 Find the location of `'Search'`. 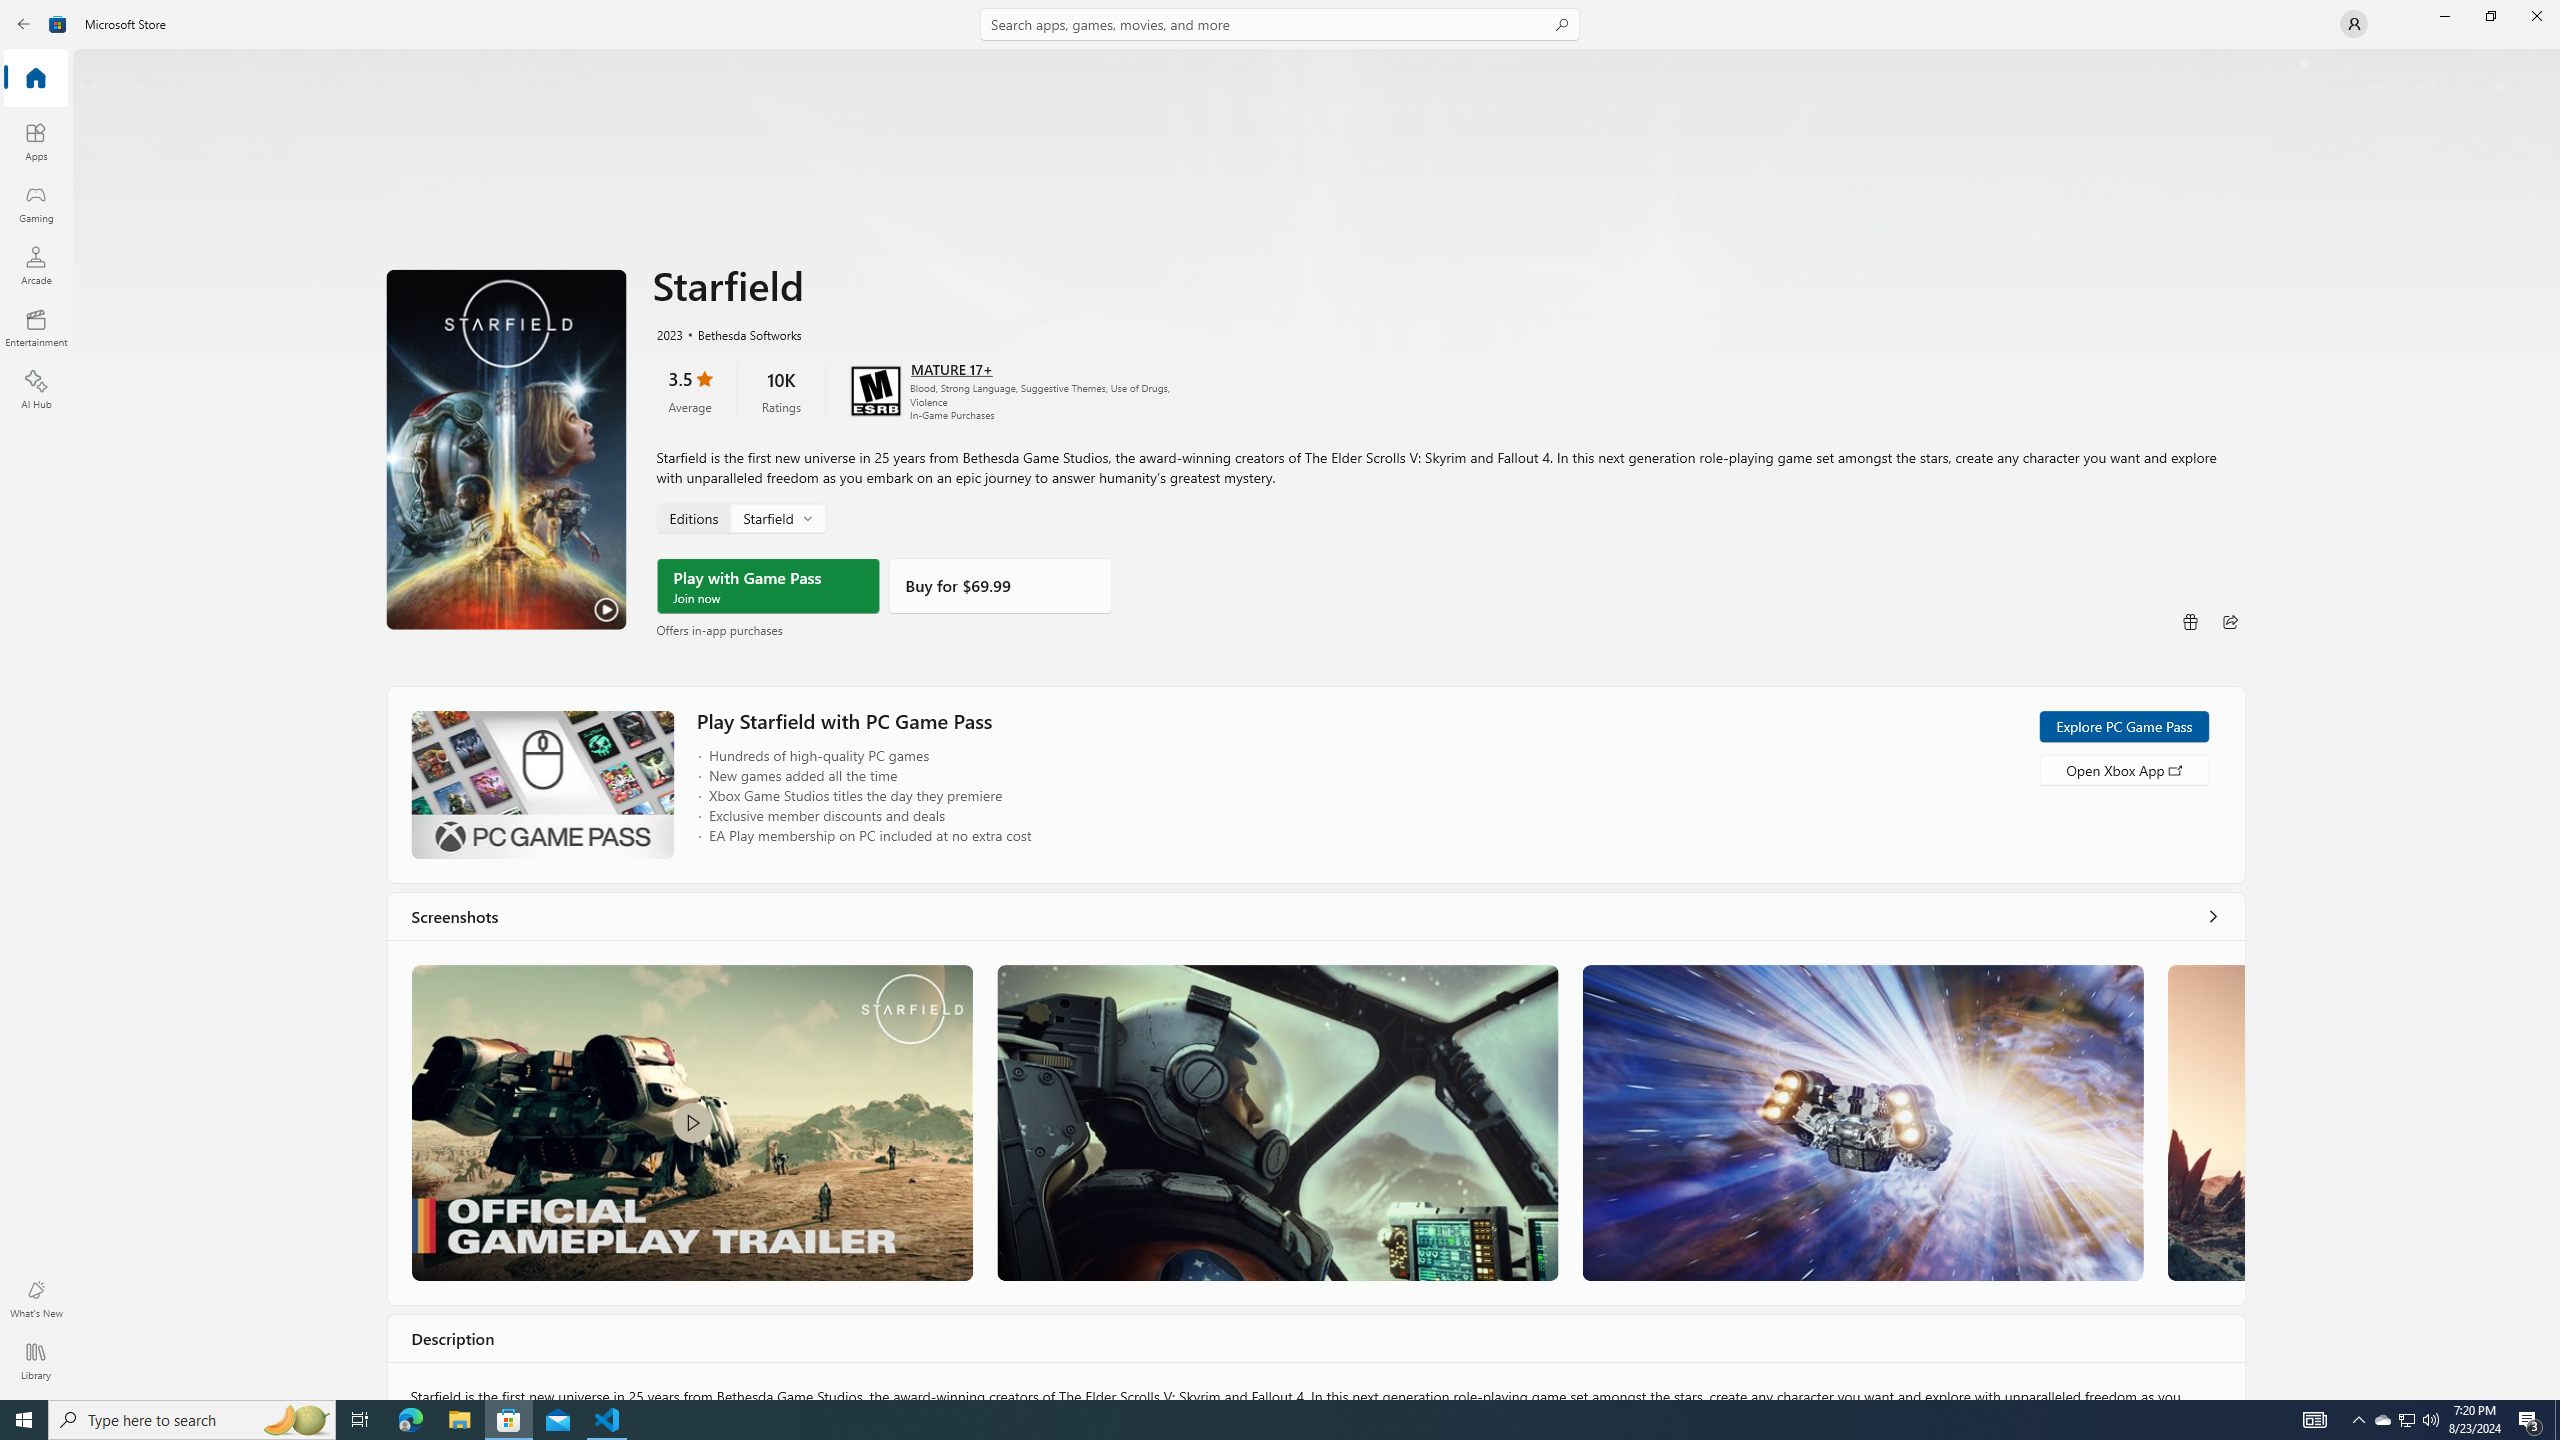

'Search' is located at coordinates (1280, 23).